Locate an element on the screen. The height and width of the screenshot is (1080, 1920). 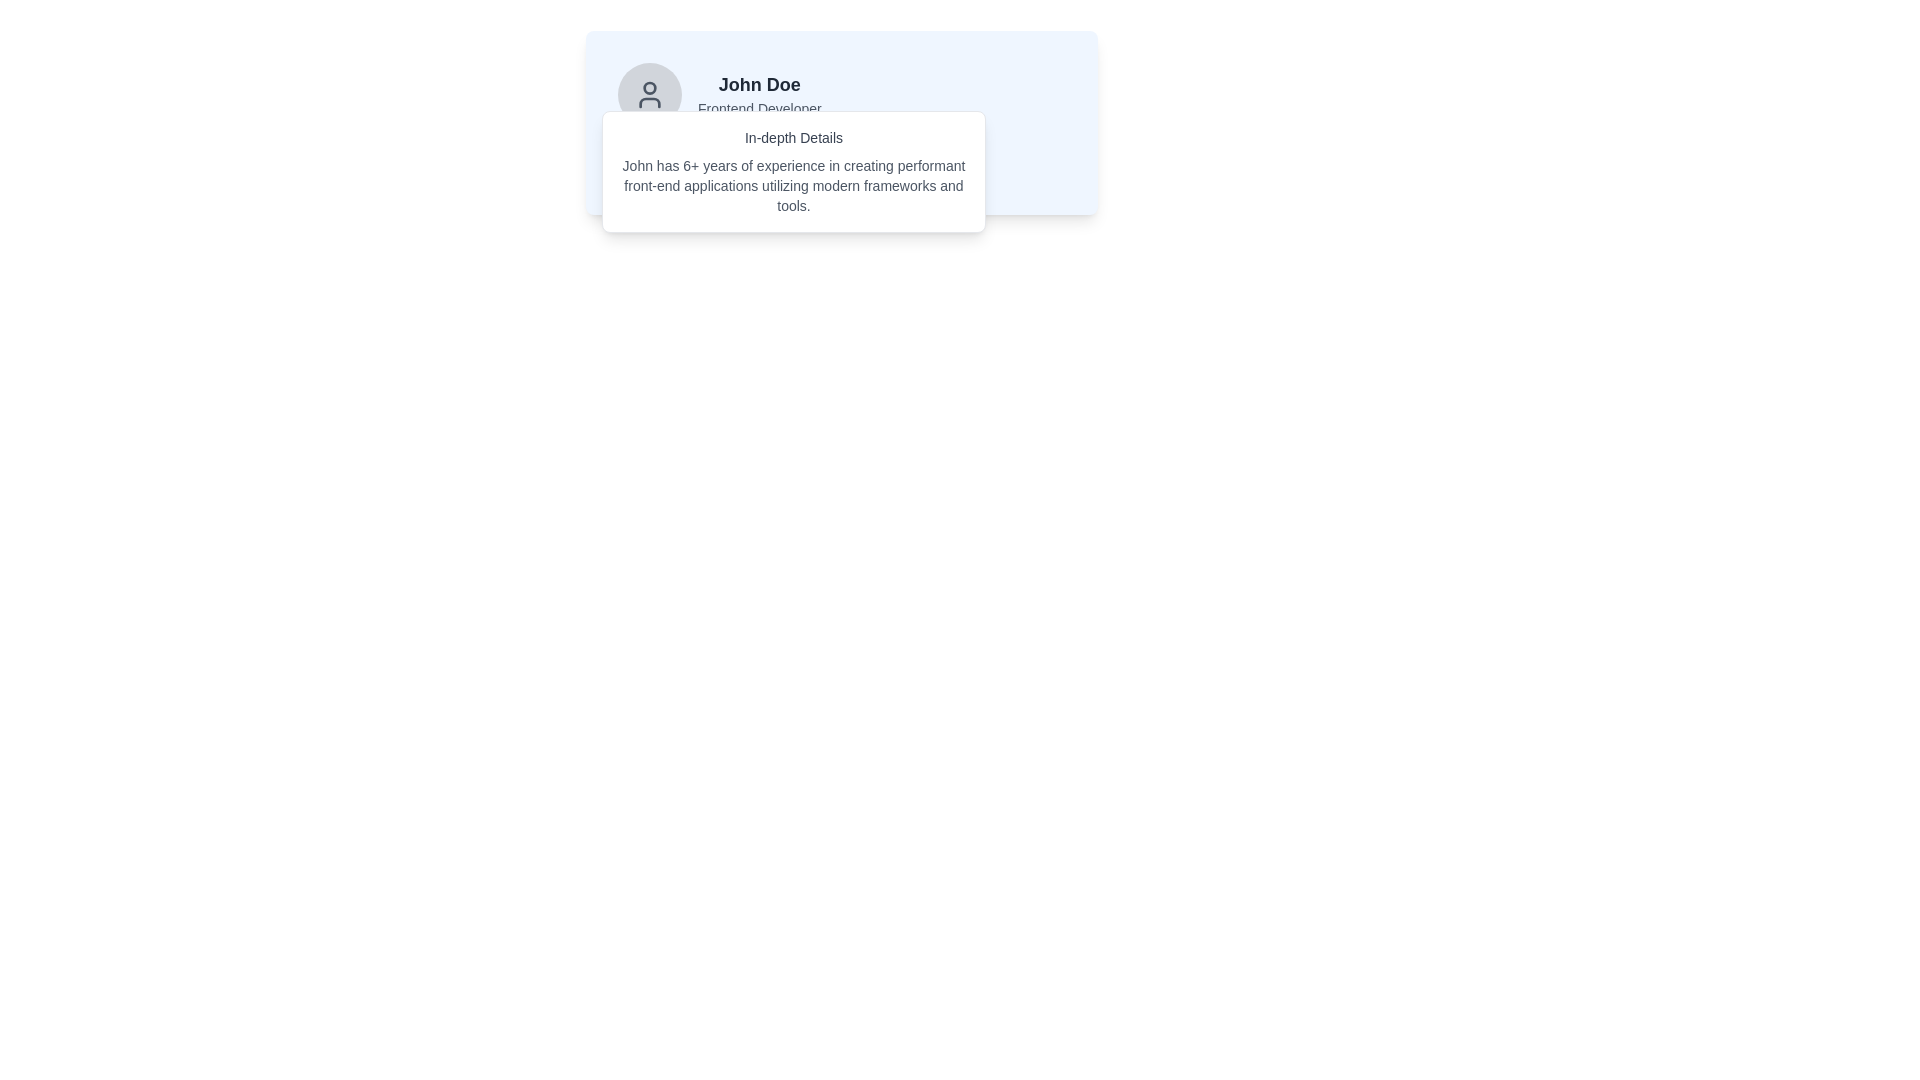
the text label displaying the name 'John Doe' in a large, bold font within the profile card is located at coordinates (758, 83).